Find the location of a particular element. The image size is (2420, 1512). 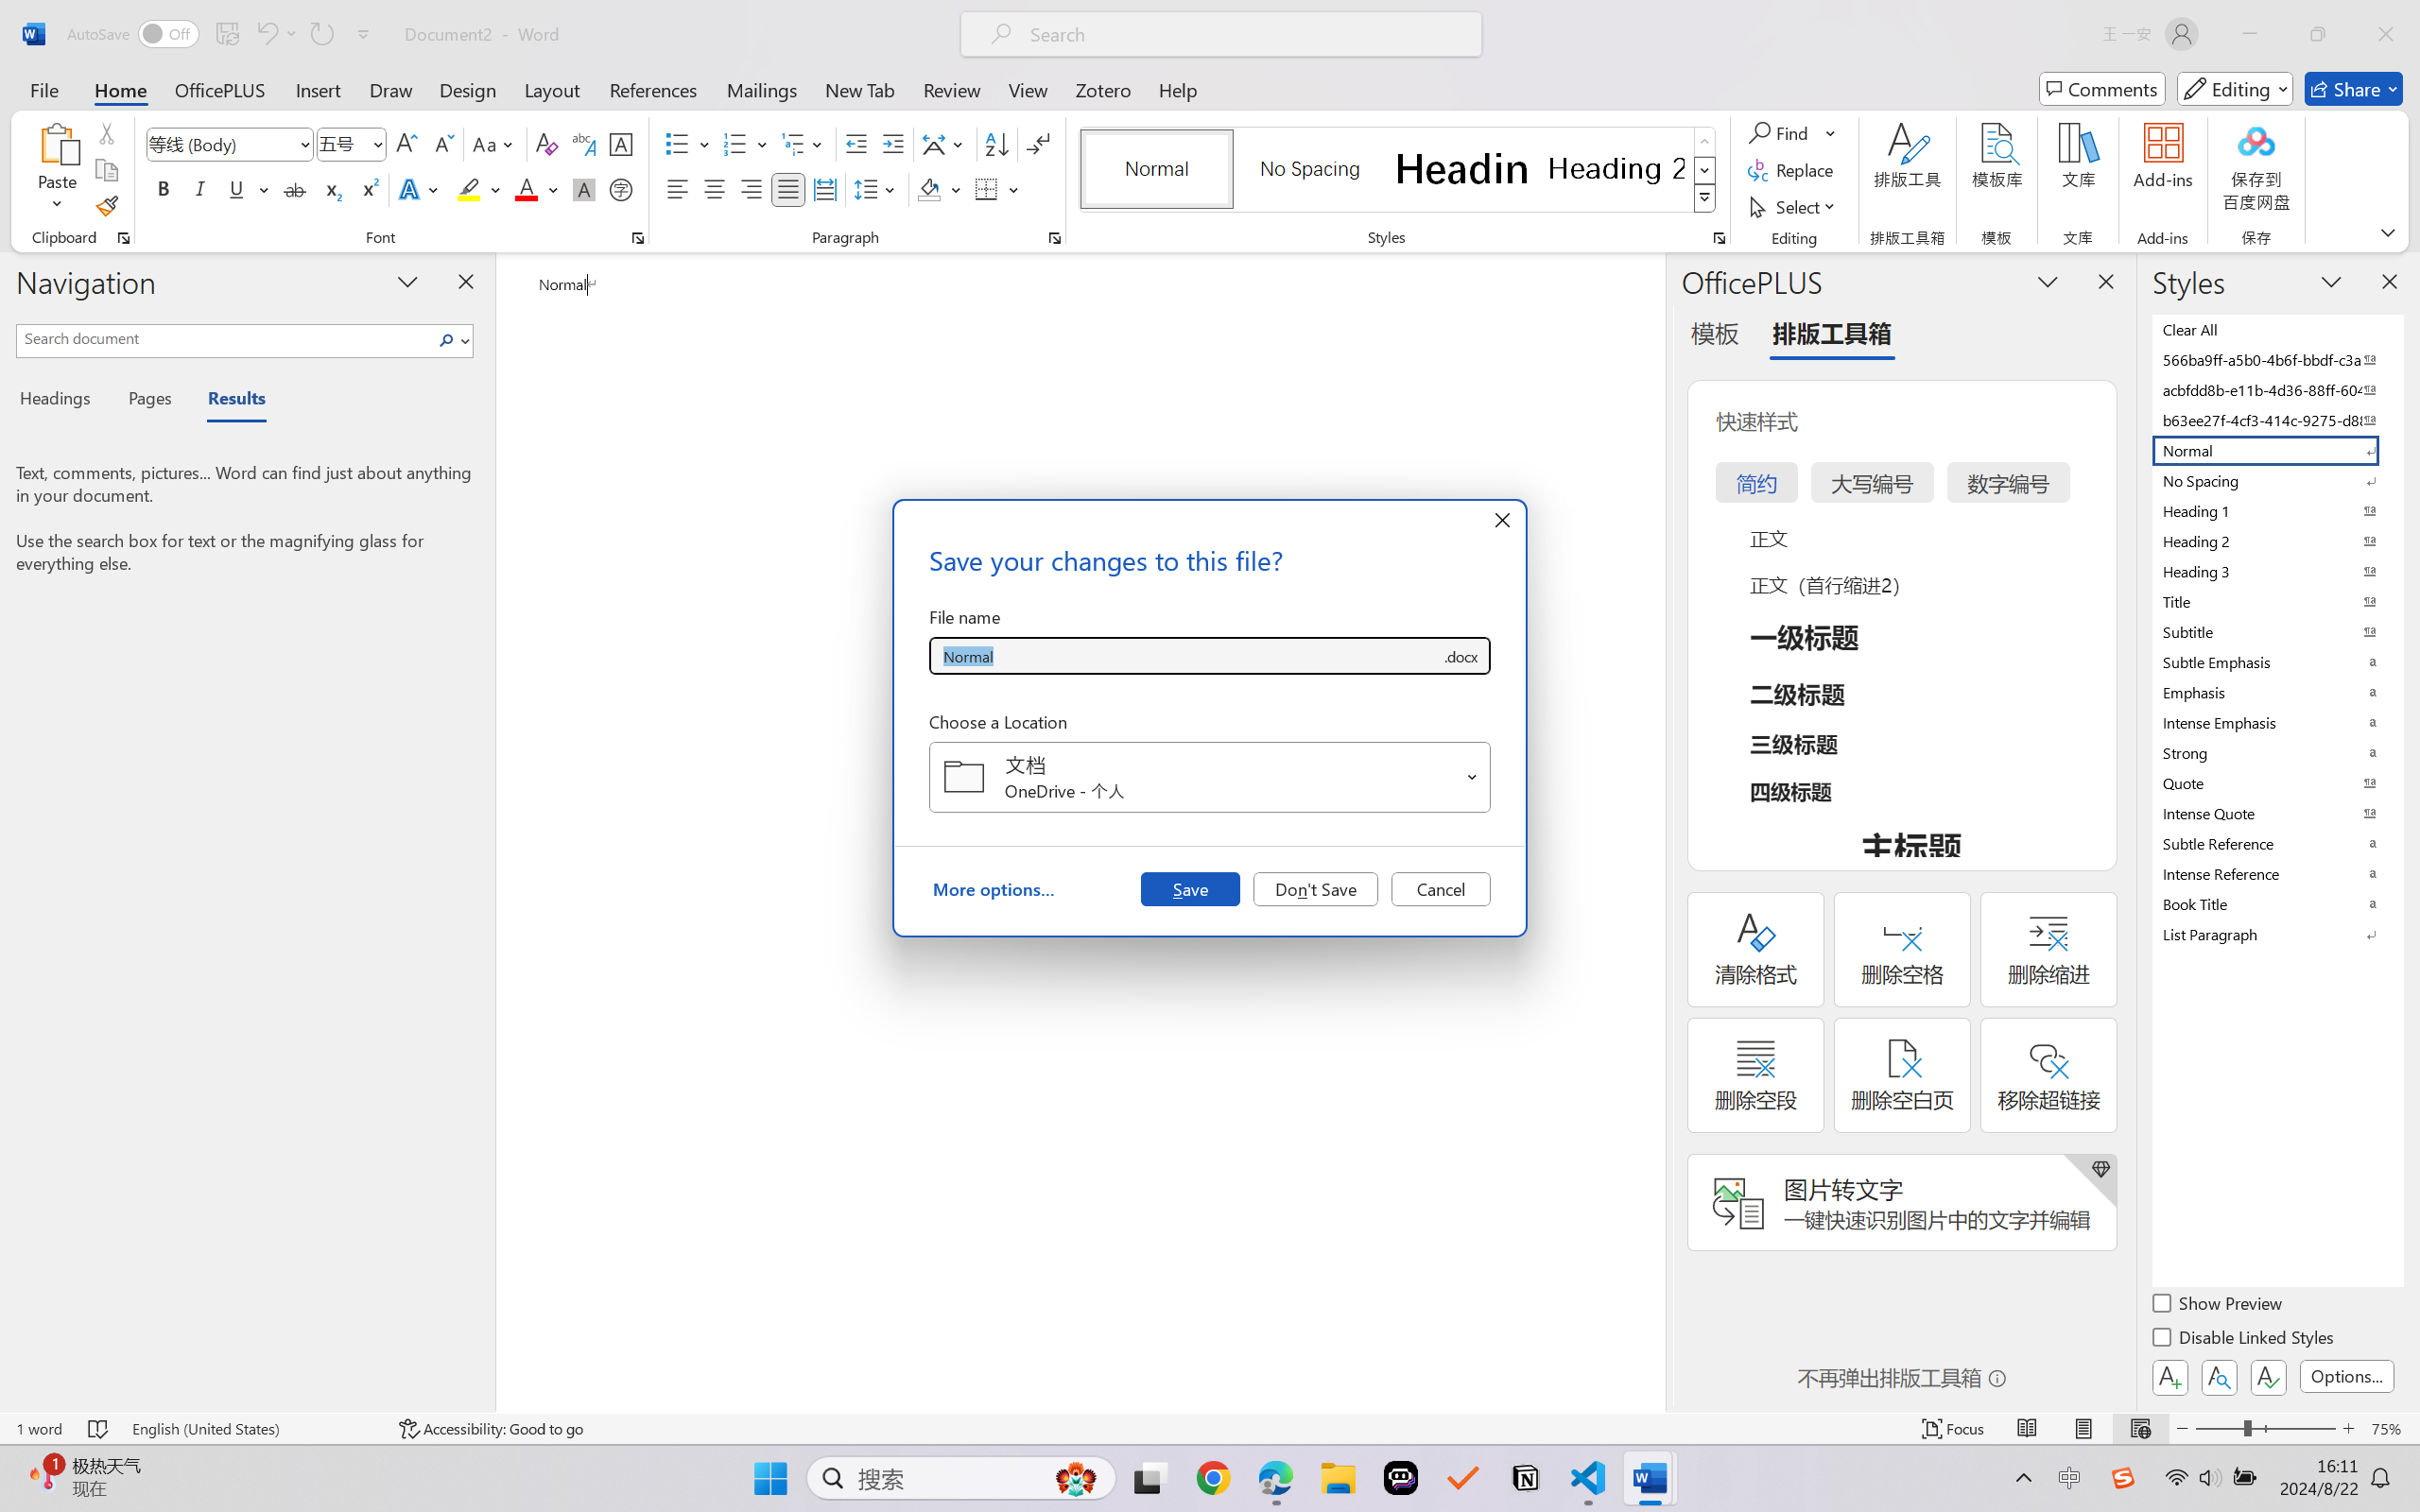

'Font Color Red' is located at coordinates (527, 188).